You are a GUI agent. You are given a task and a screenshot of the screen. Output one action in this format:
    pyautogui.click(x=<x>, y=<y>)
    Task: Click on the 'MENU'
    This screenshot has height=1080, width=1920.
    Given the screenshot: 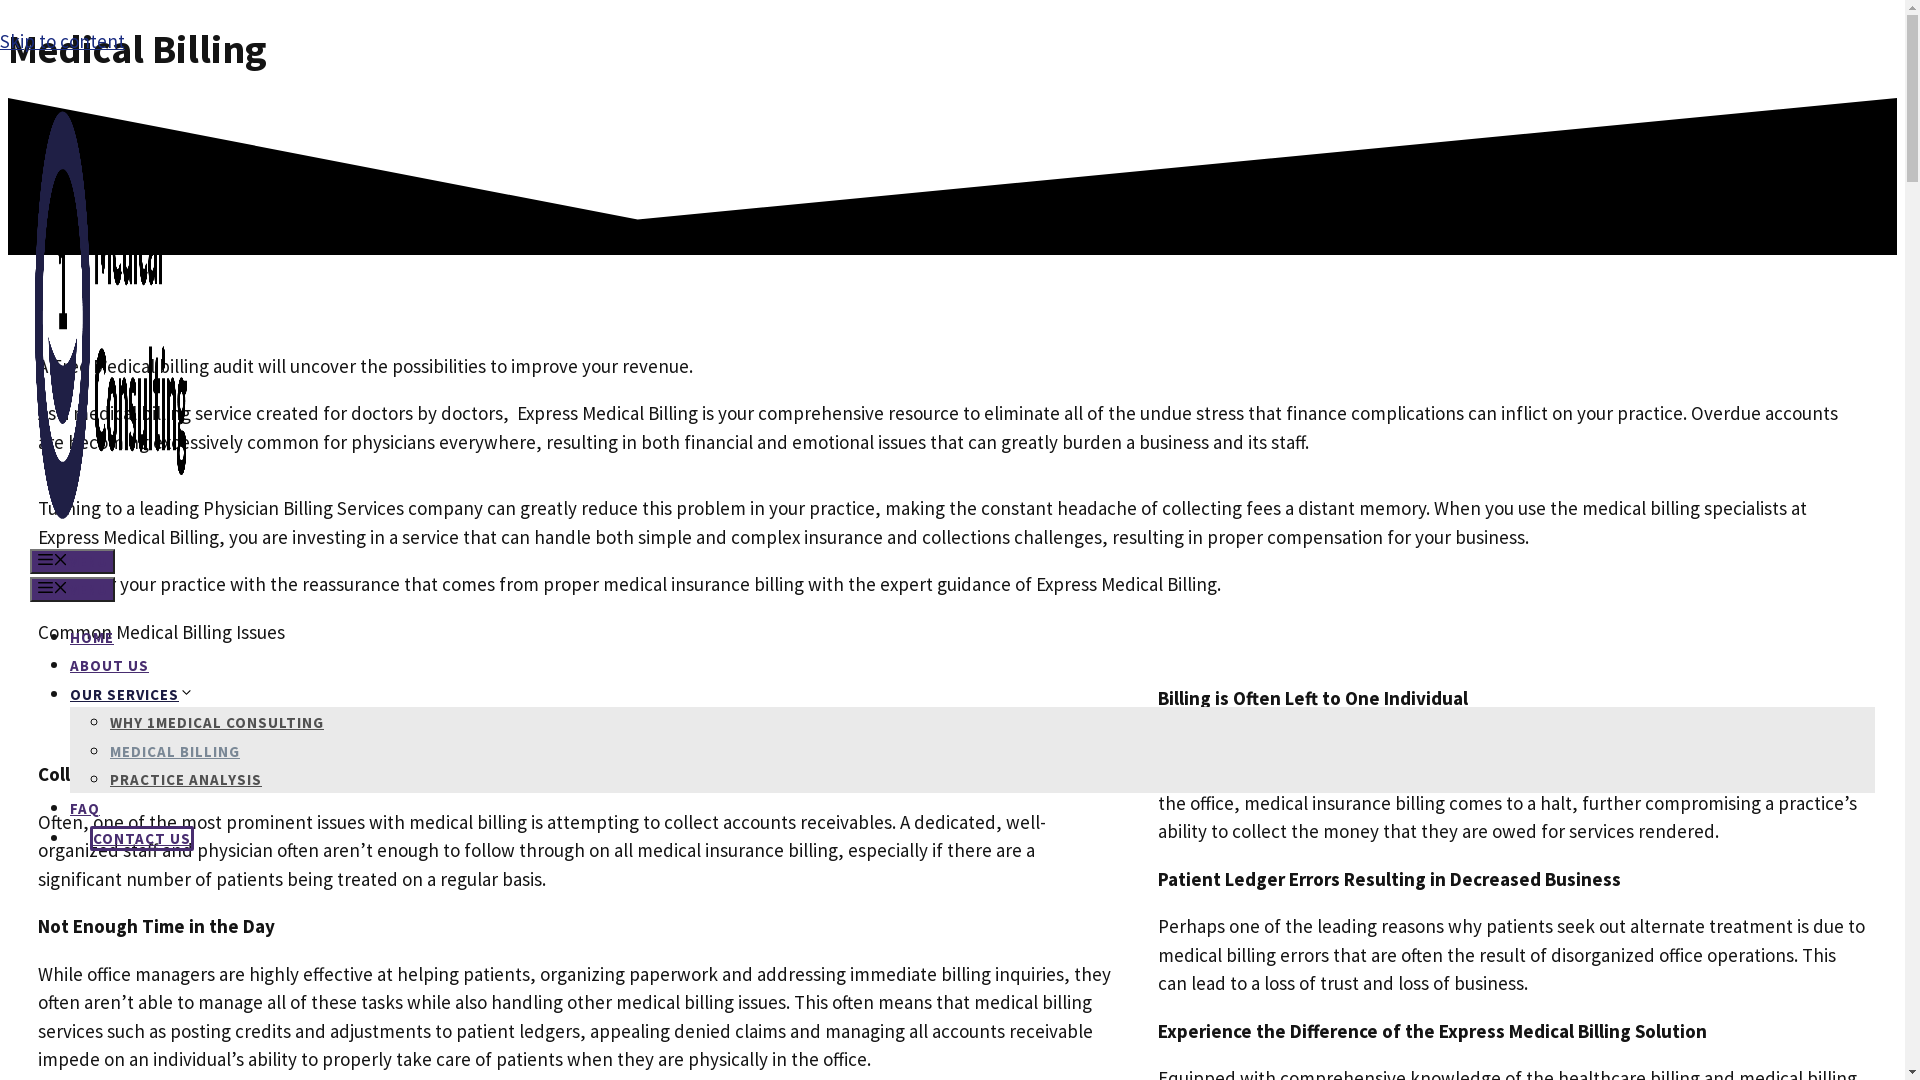 What is the action you would take?
    pyautogui.click(x=29, y=588)
    